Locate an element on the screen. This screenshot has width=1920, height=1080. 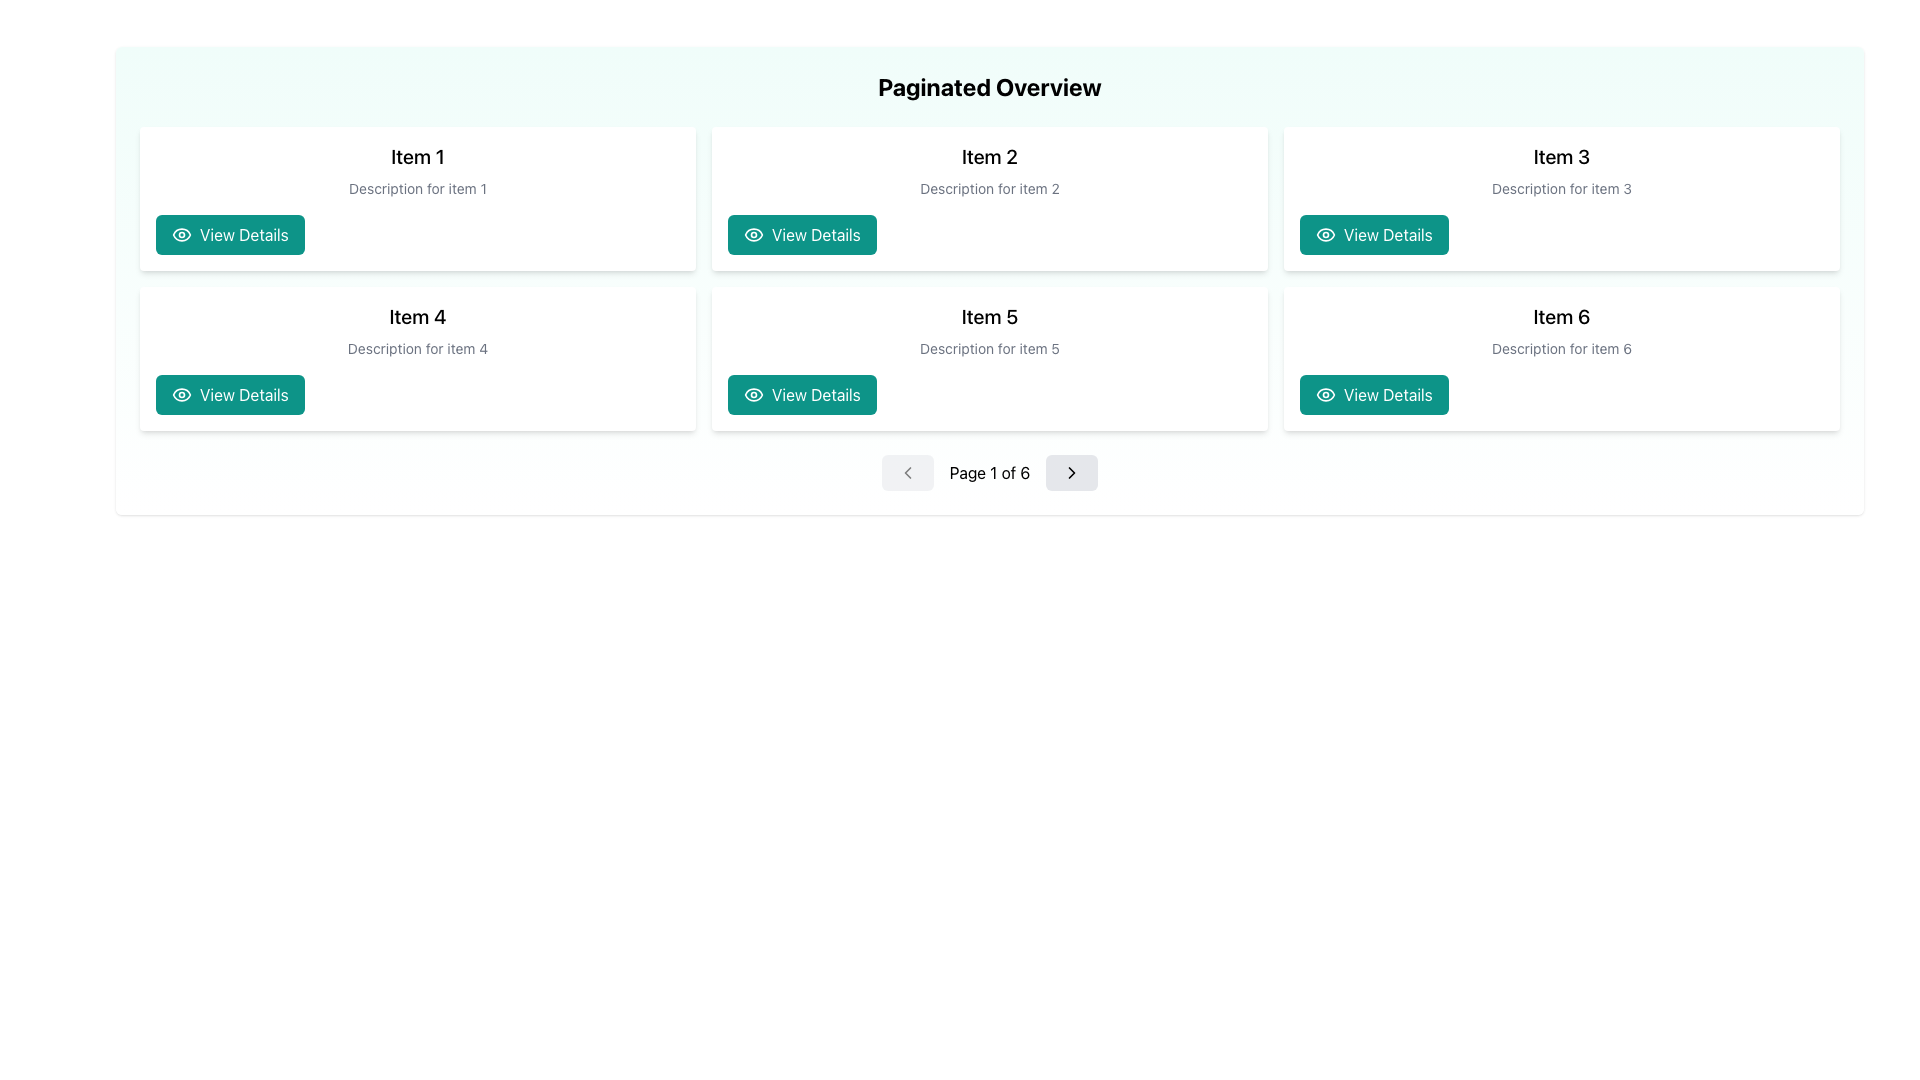
the text element styled in a small, gray font that reads 'Description for item 3', which is located below the main title 'Item 3' and above the 'View Details' button in the card is located at coordinates (1560, 189).